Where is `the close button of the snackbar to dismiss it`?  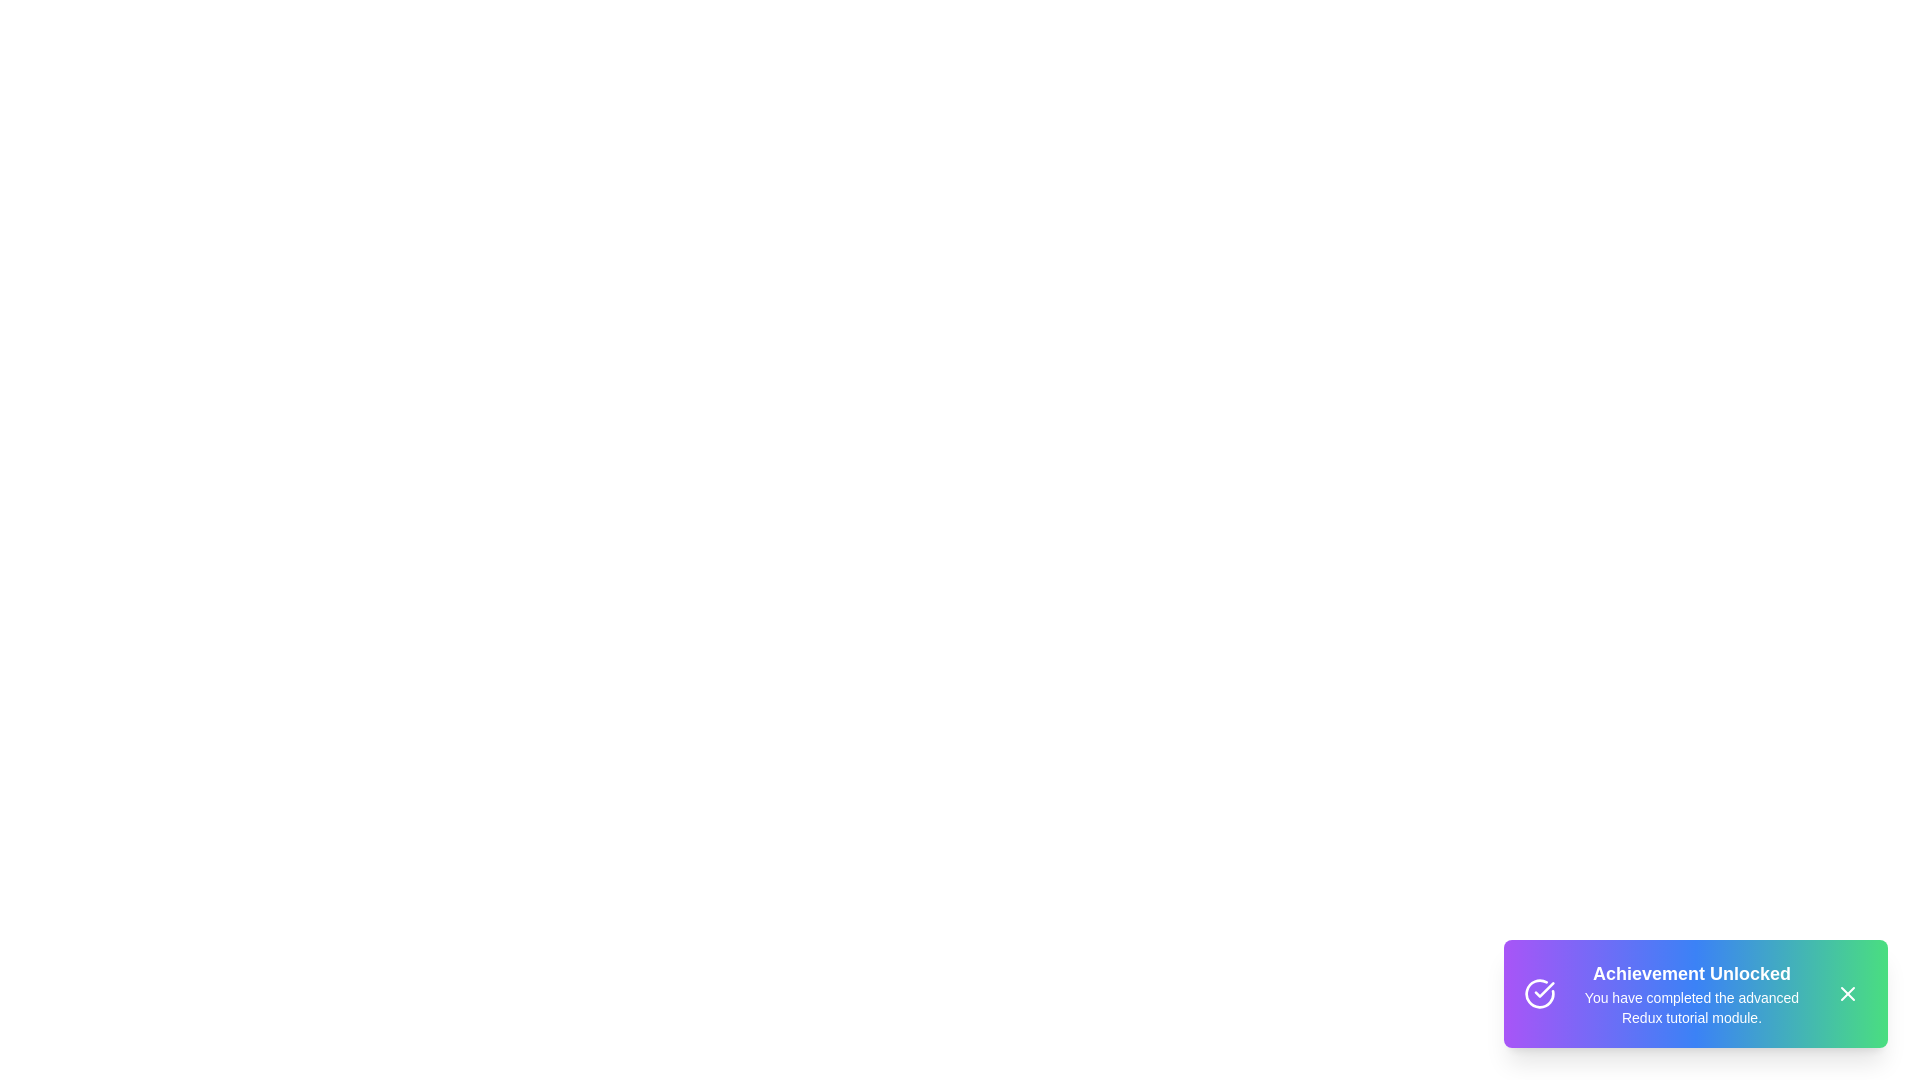 the close button of the snackbar to dismiss it is located at coordinates (1847, 994).